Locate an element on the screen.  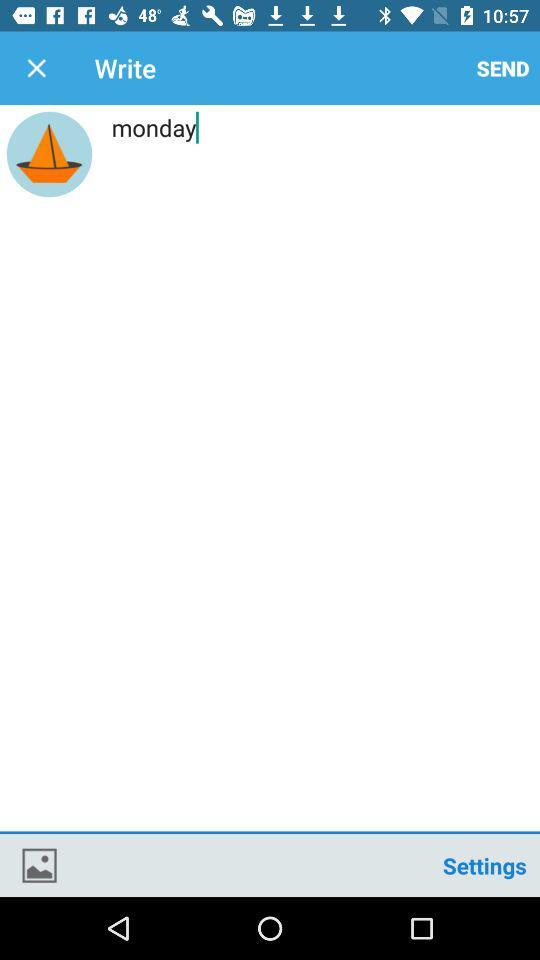
the wallpaper icon is located at coordinates (39, 864).